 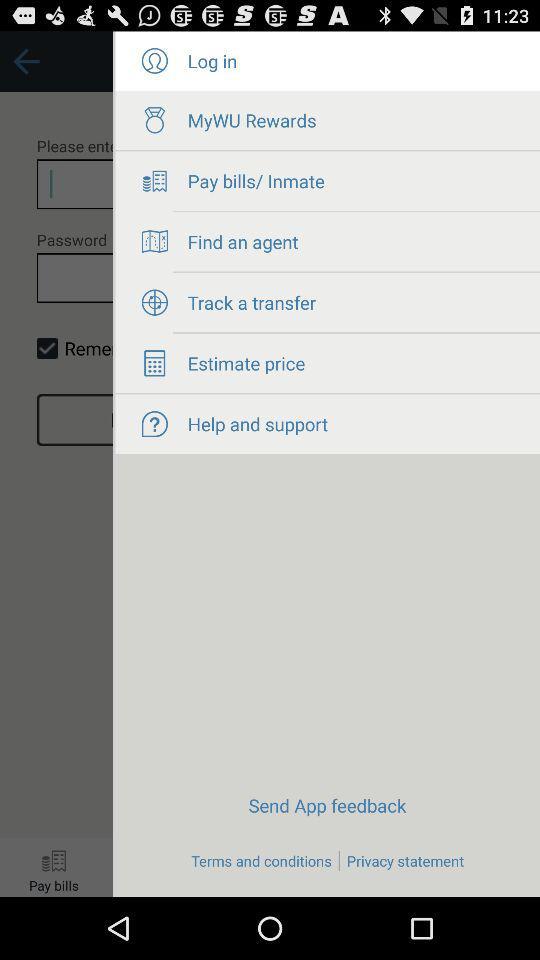 What do you see at coordinates (153, 61) in the screenshot?
I see `login` at bounding box center [153, 61].